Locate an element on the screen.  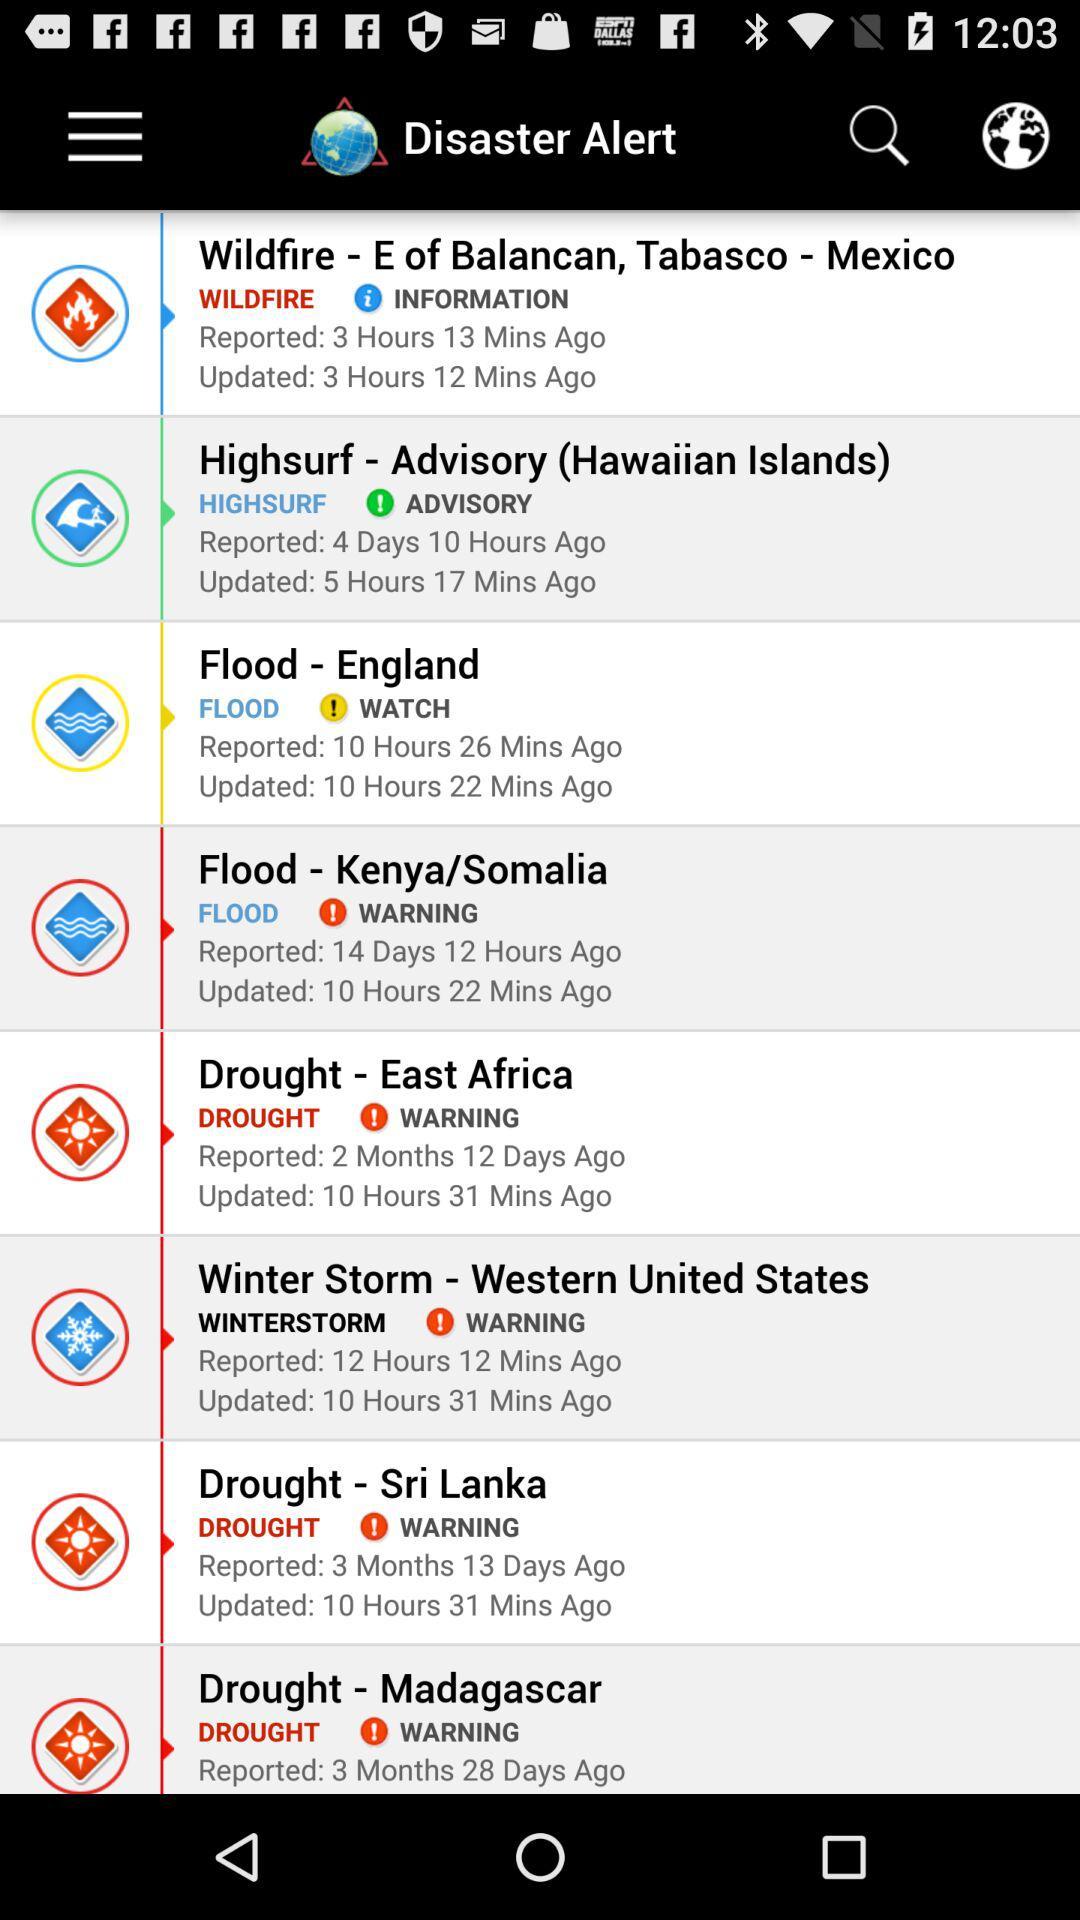
map is located at coordinates (1015, 135).